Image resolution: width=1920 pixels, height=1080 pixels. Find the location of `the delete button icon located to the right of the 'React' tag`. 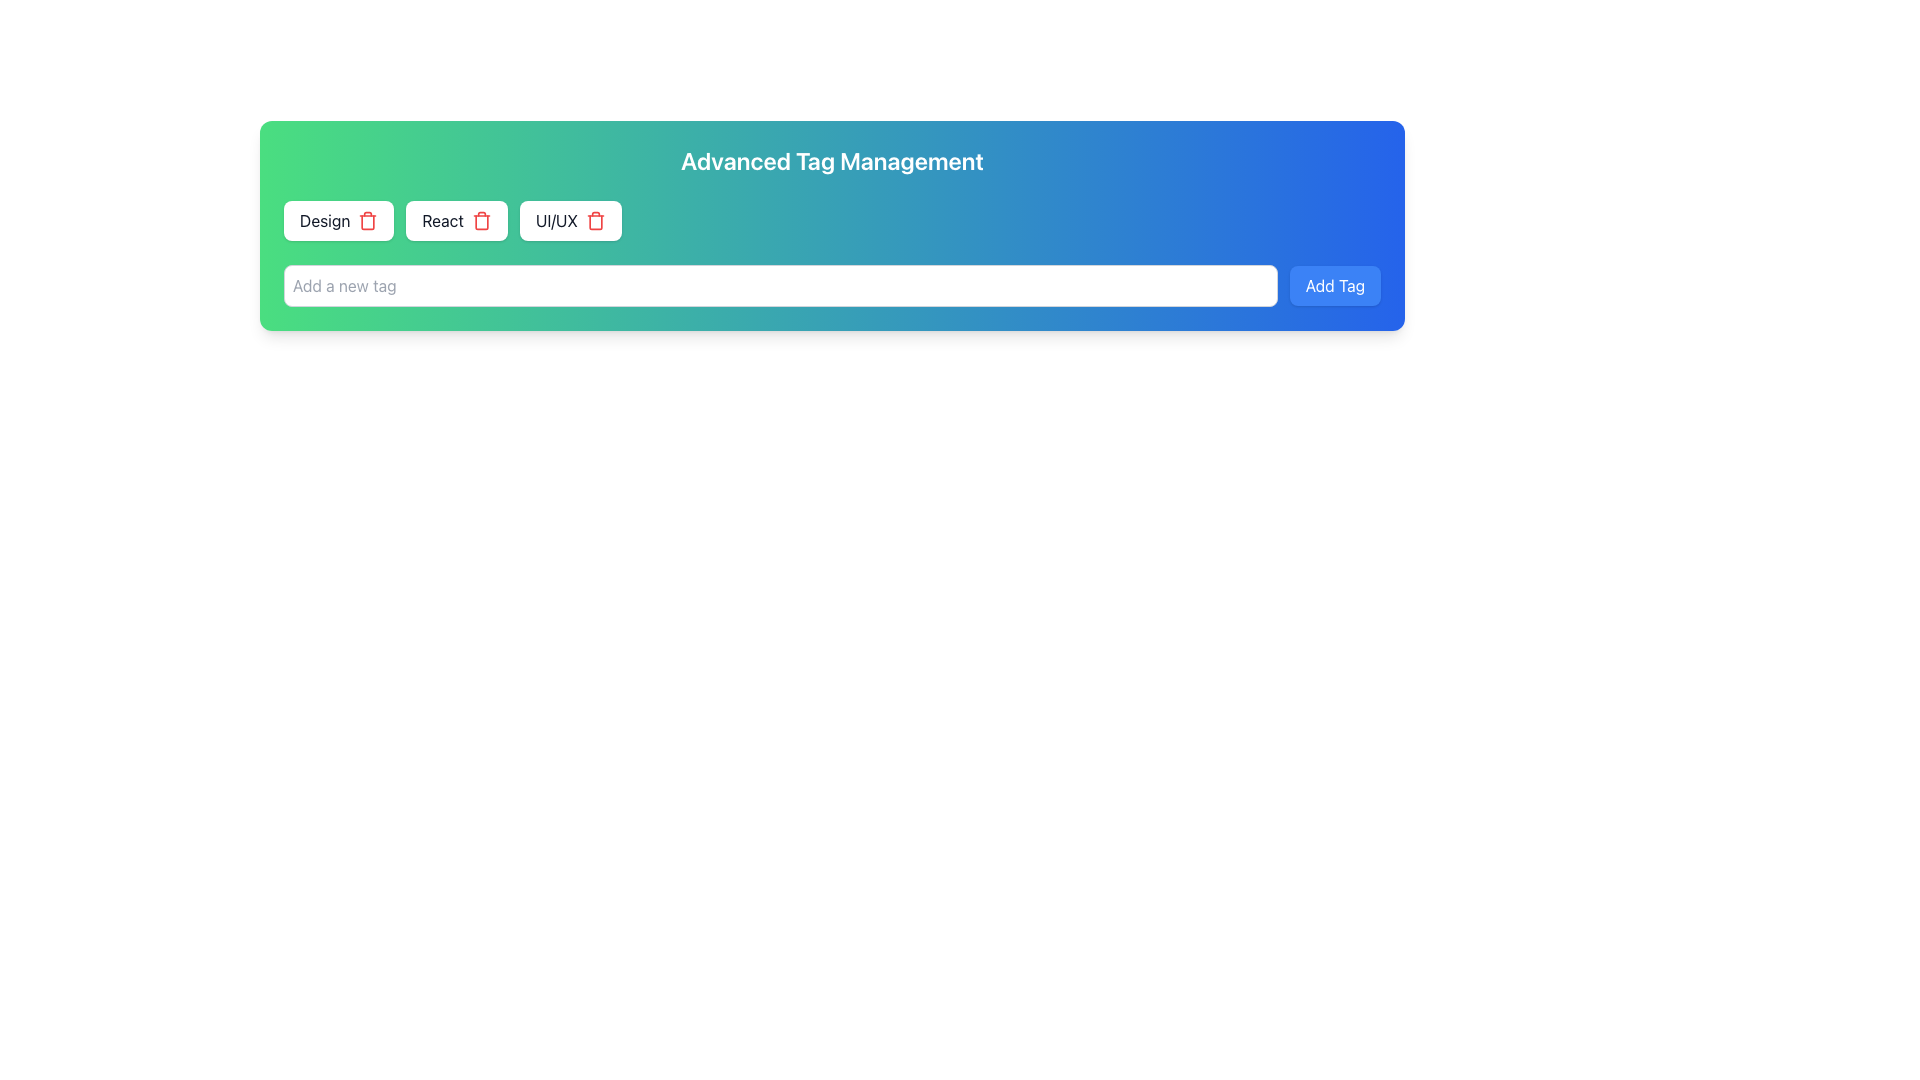

the delete button icon located to the right of the 'React' tag is located at coordinates (481, 220).